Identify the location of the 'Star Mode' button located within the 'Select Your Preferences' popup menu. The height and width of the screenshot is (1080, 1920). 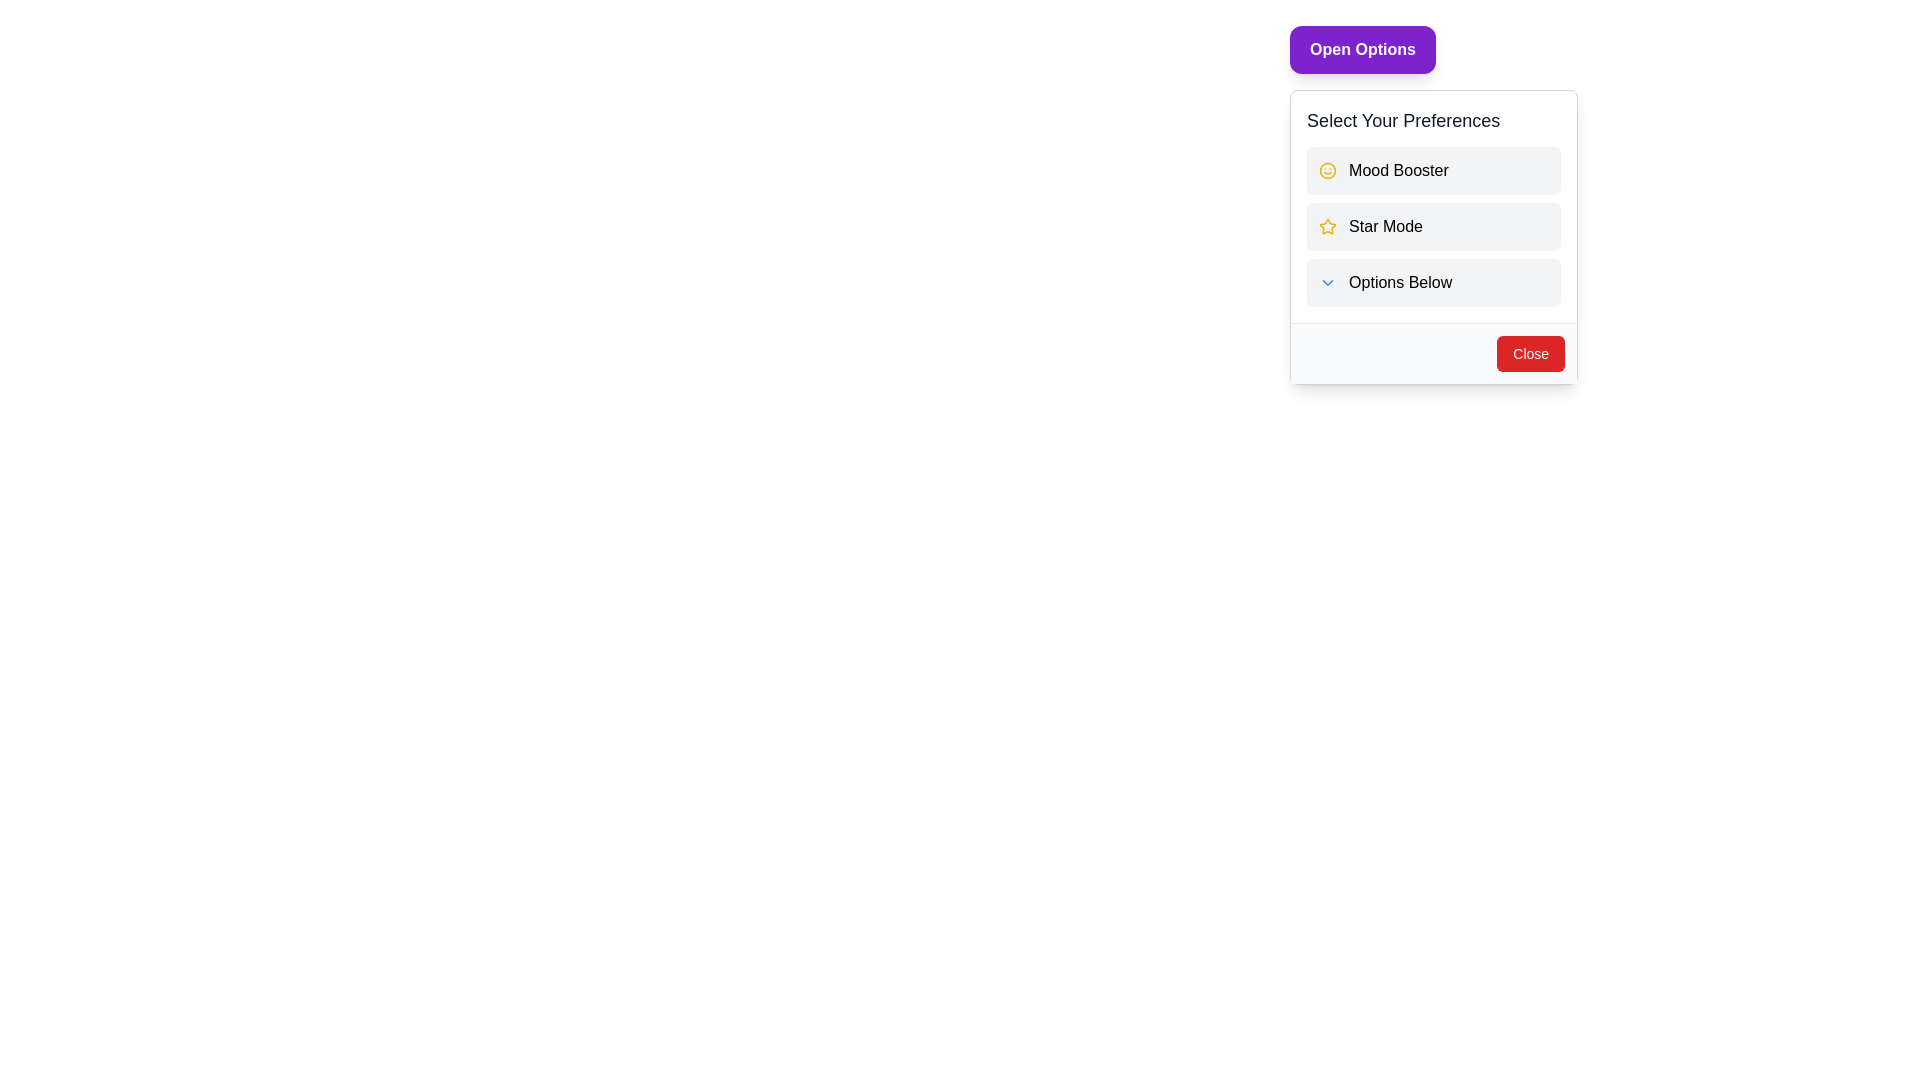
(1433, 236).